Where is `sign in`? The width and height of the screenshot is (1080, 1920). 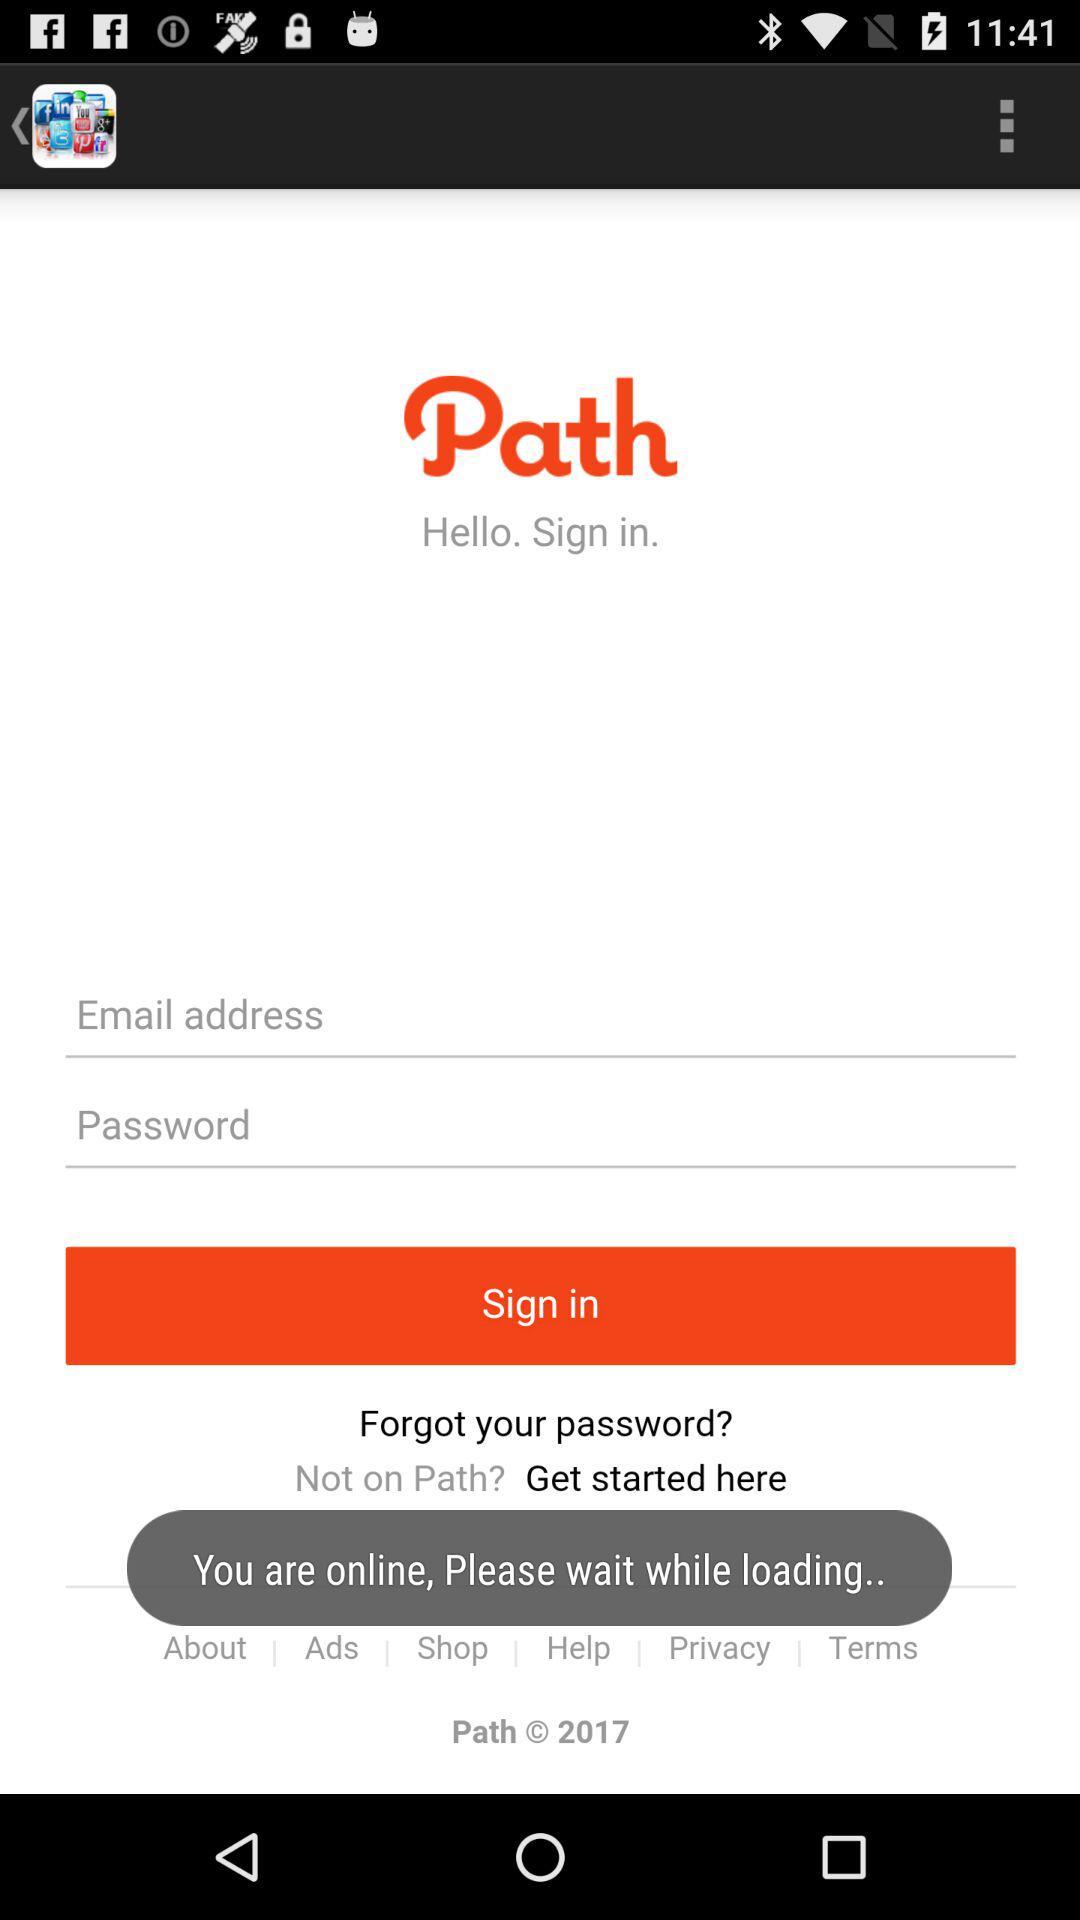
sign in is located at coordinates (540, 991).